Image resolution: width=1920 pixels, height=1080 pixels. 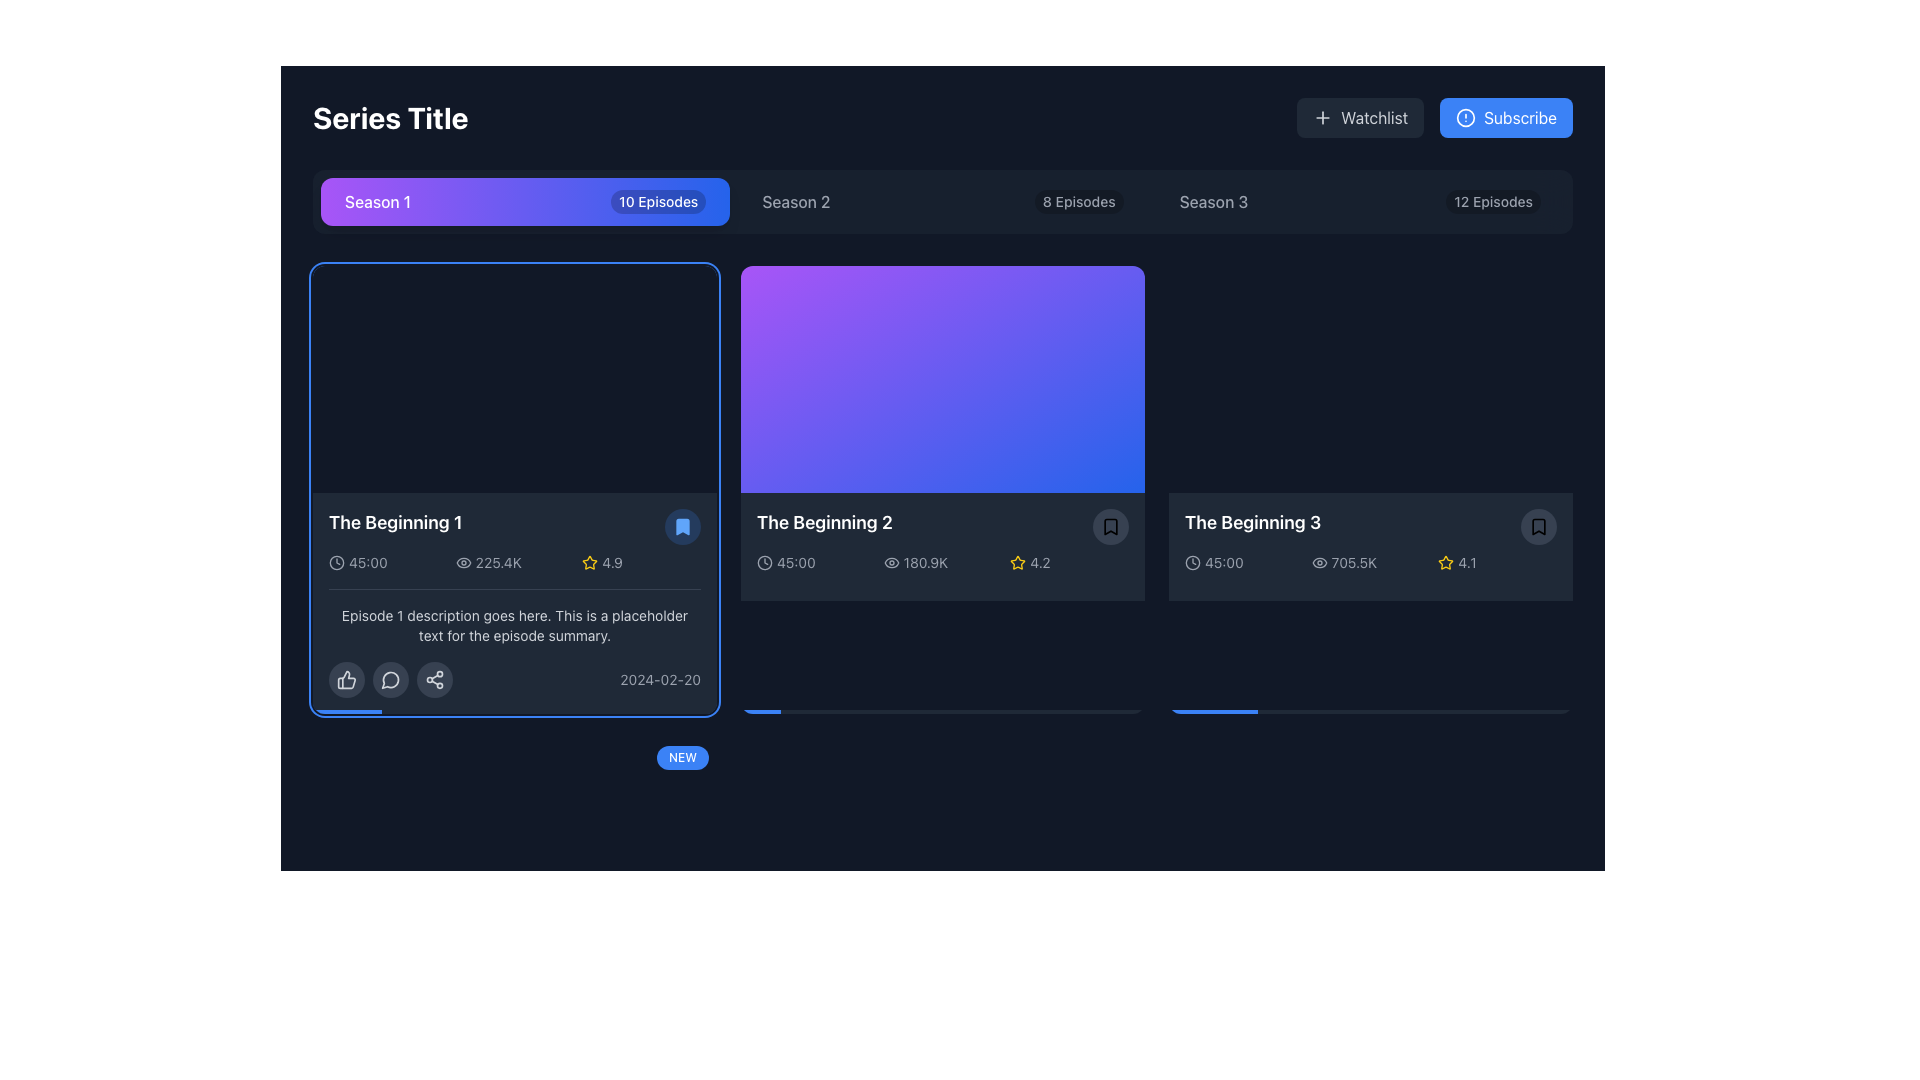 I want to click on the episode card displaying details about the episode such as title, duration, views, rating, description, and release date, which is the first card, so click(x=514, y=489).